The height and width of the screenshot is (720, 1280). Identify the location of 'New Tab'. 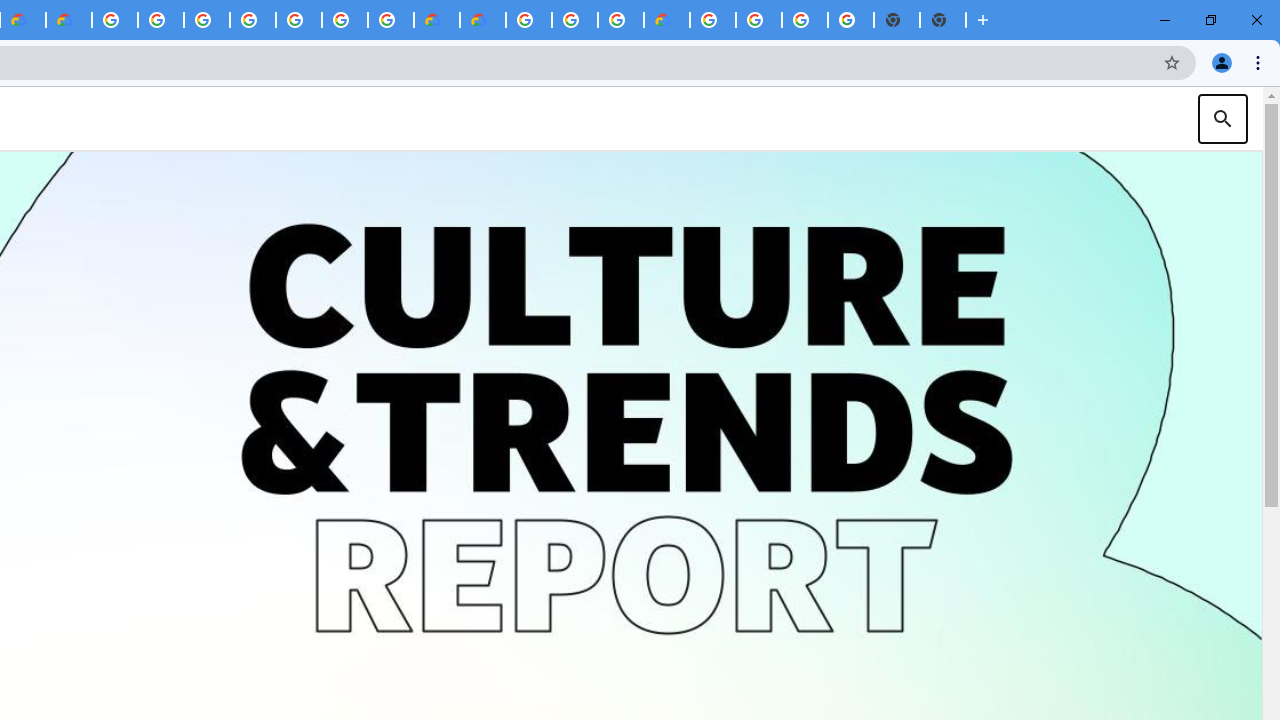
(942, 20).